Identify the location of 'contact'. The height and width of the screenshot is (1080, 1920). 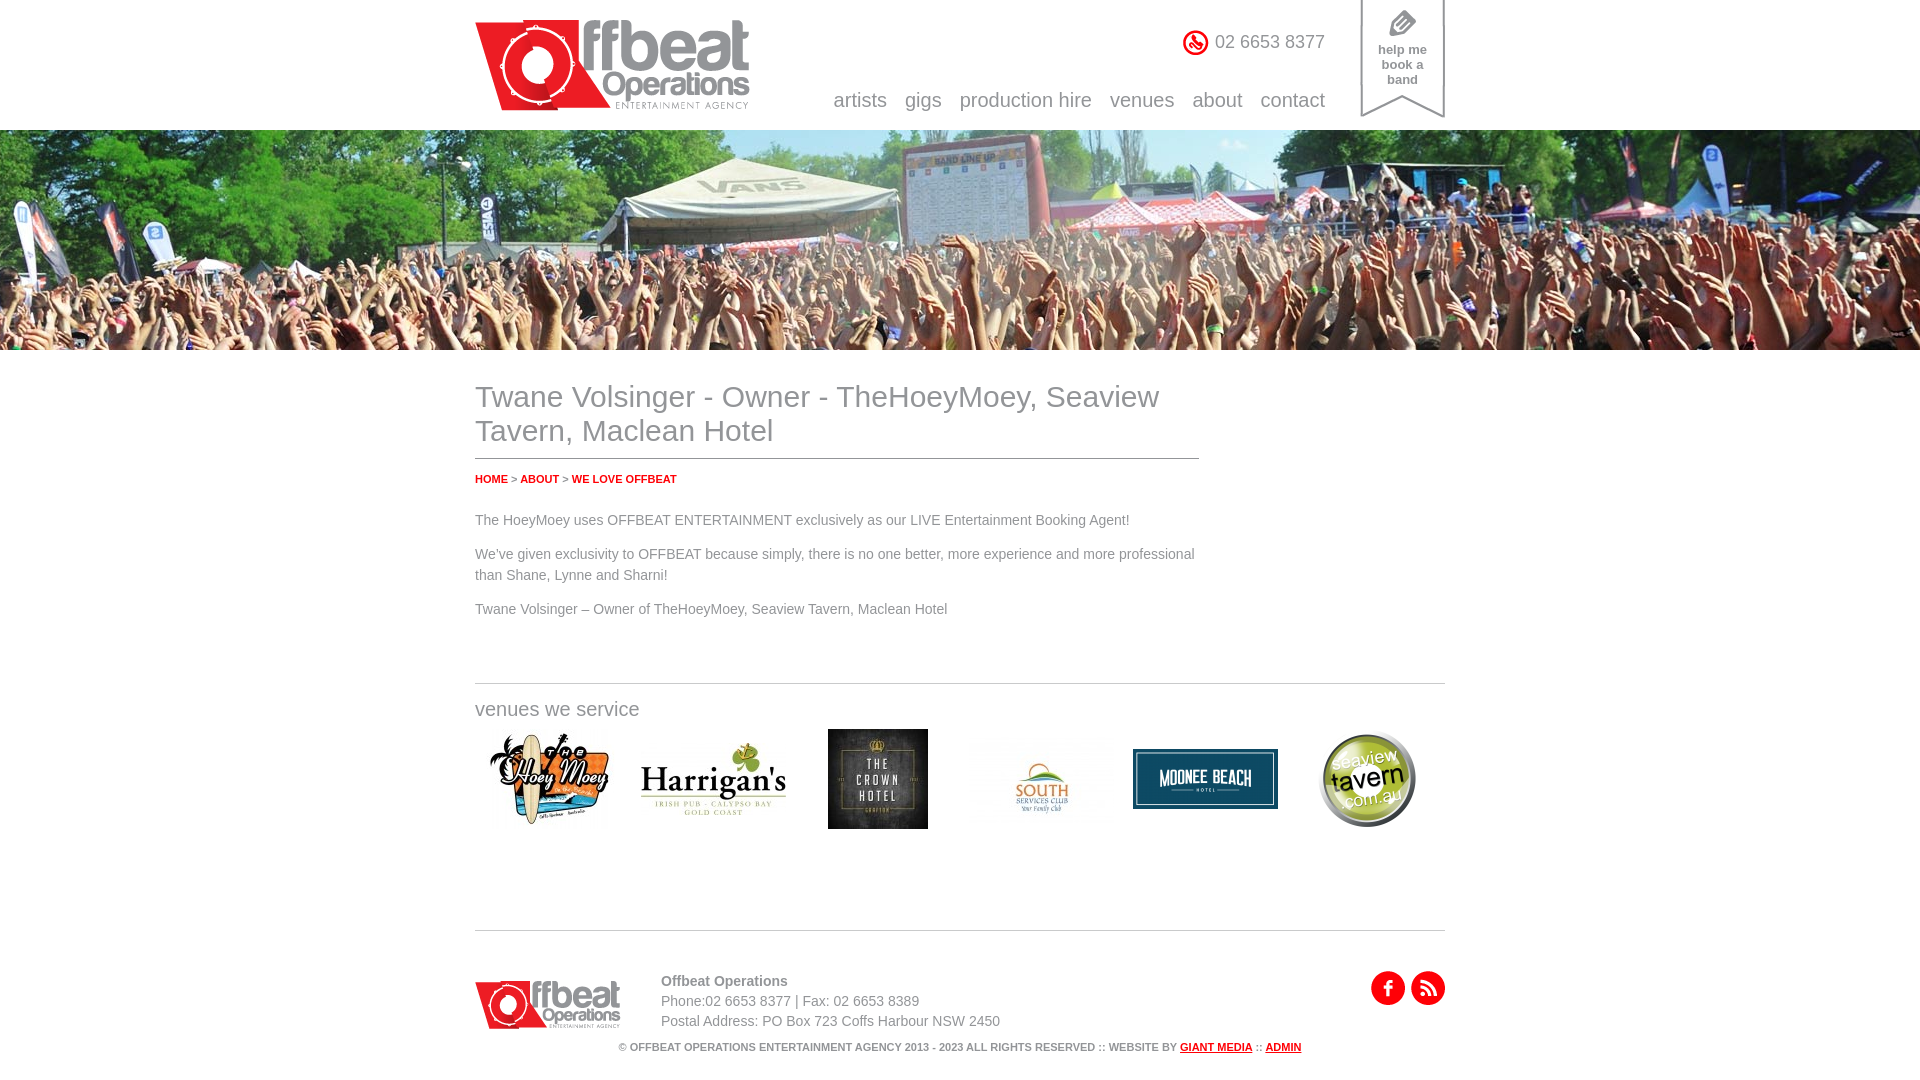
(1292, 100).